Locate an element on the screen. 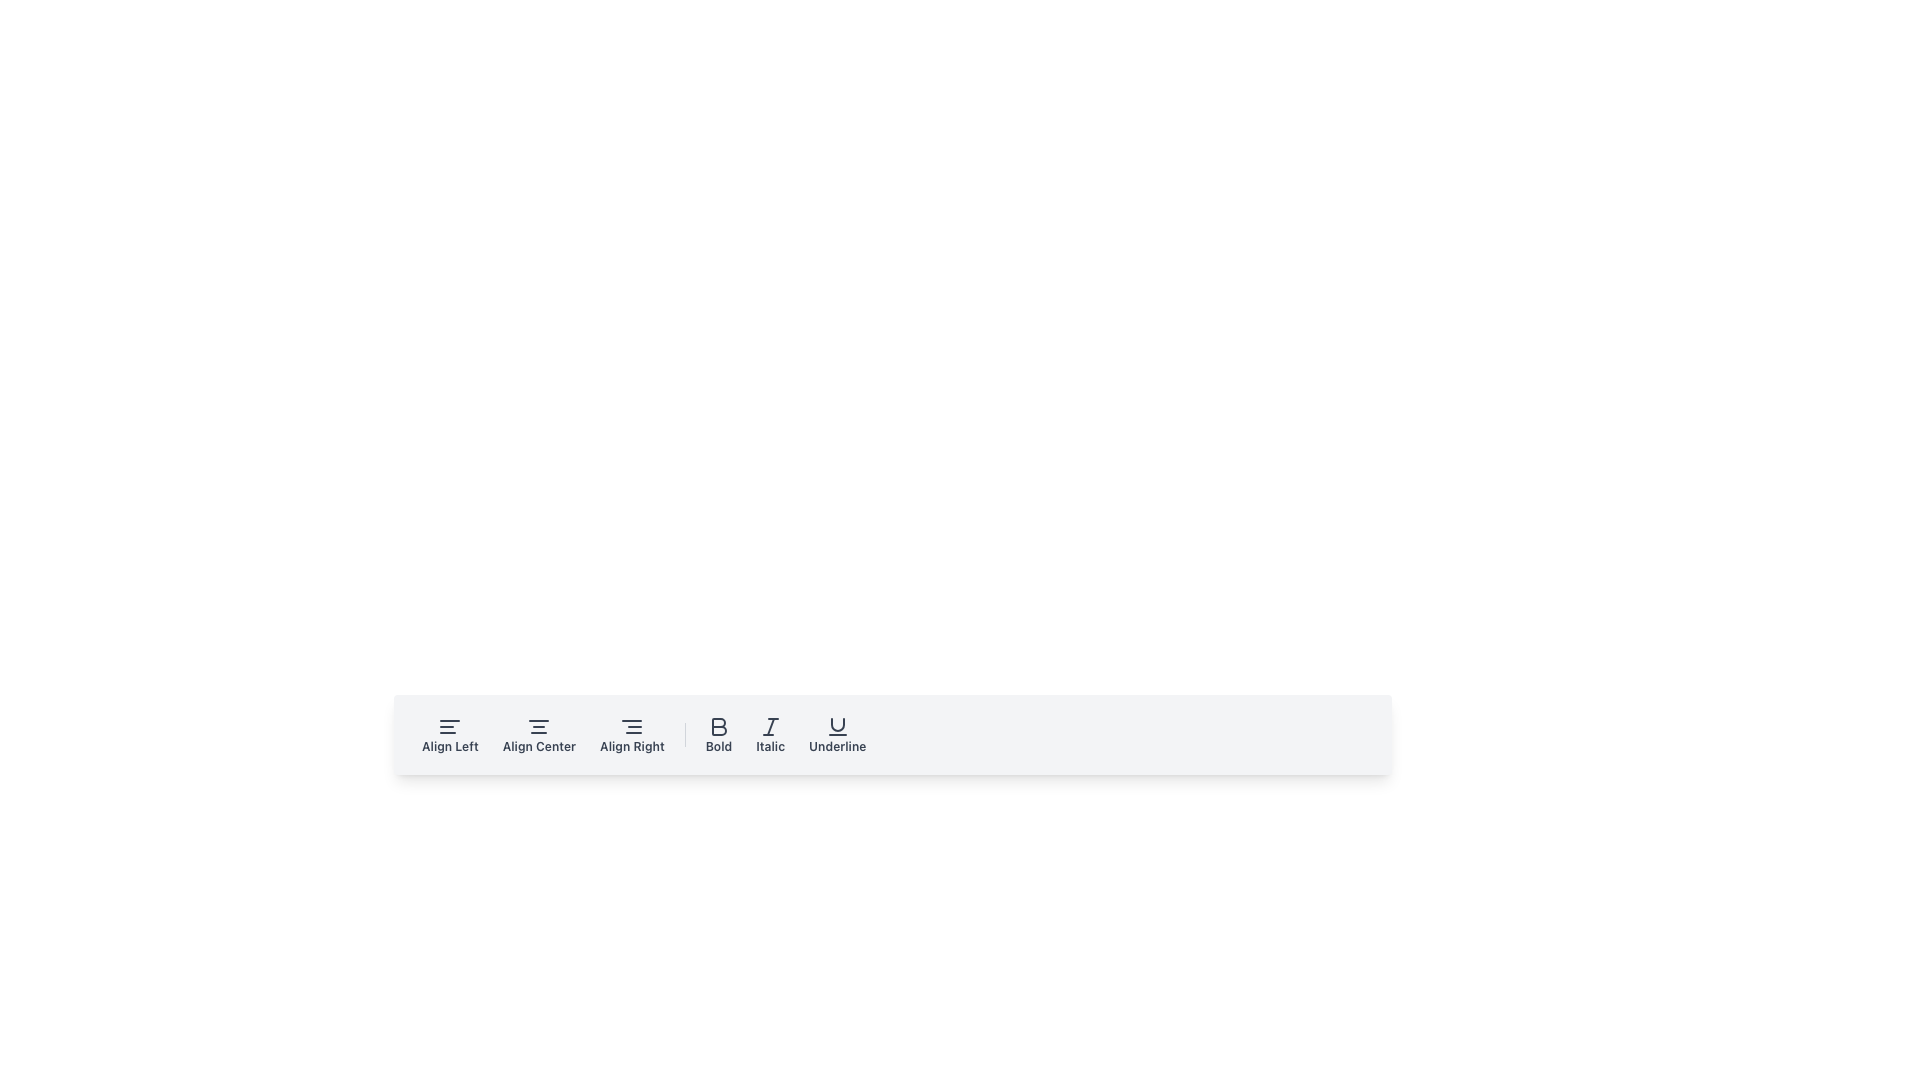 The width and height of the screenshot is (1920, 1080). the 'Align Center' icon in the toolbar is located at coordinates (539, 726).